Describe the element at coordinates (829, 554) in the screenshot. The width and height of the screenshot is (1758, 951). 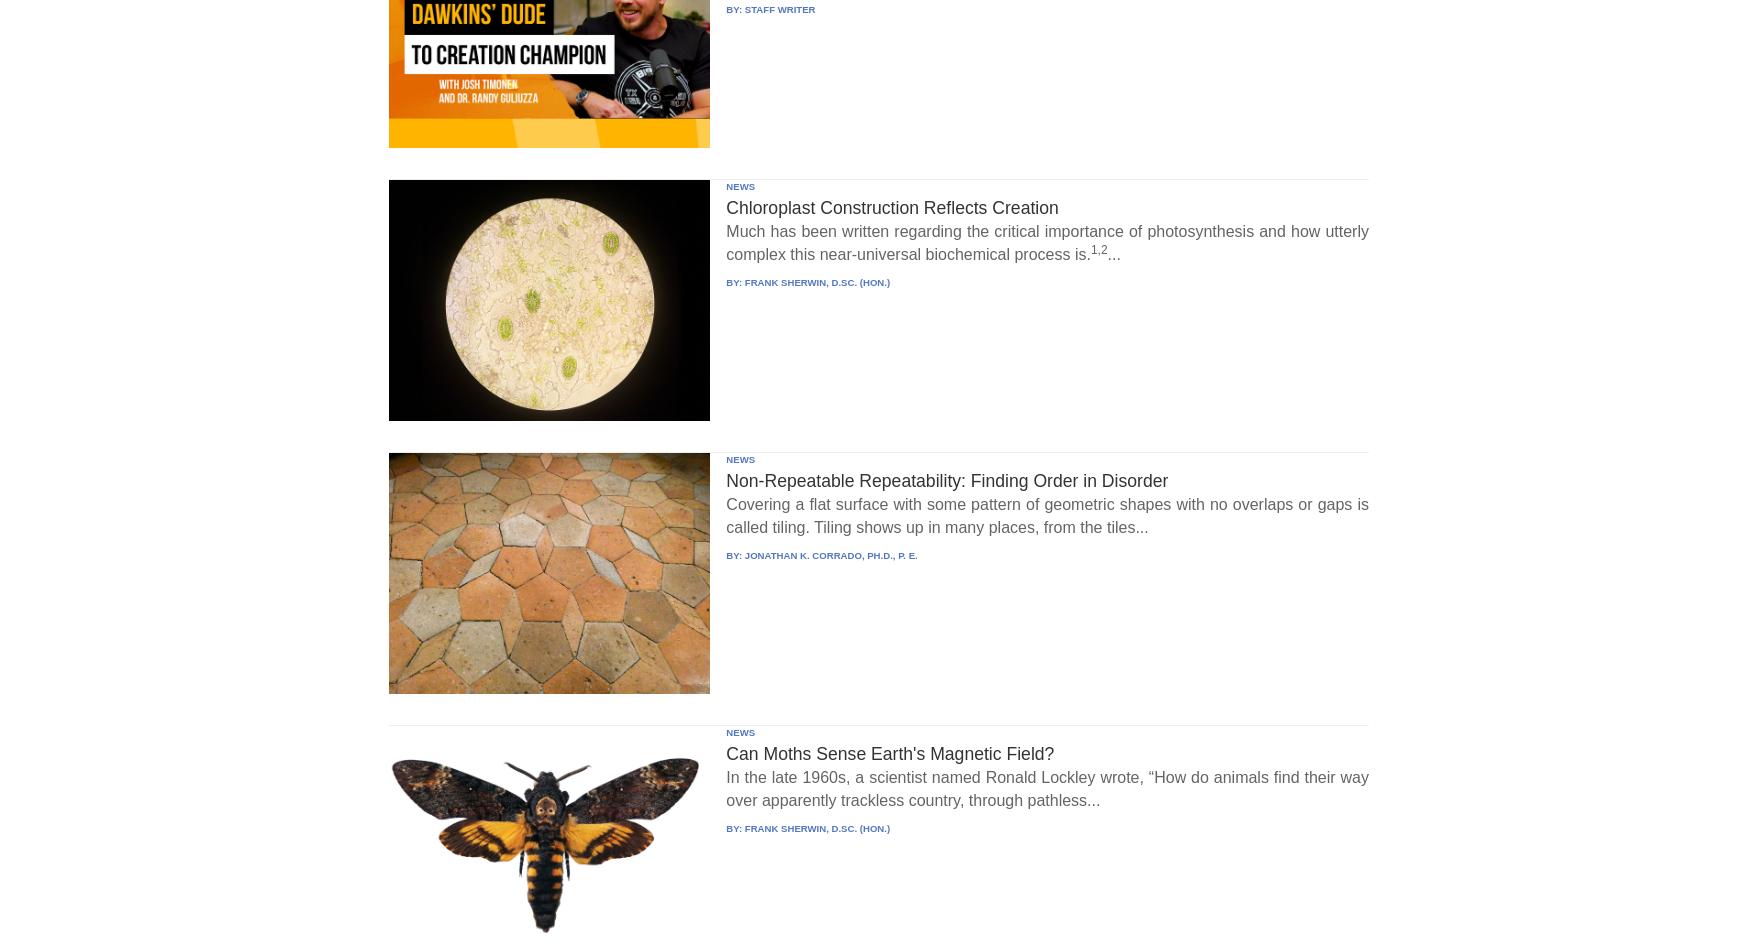
I see `'JONATHAN K. CORRADO, PH.D., P. E.'` at that location.